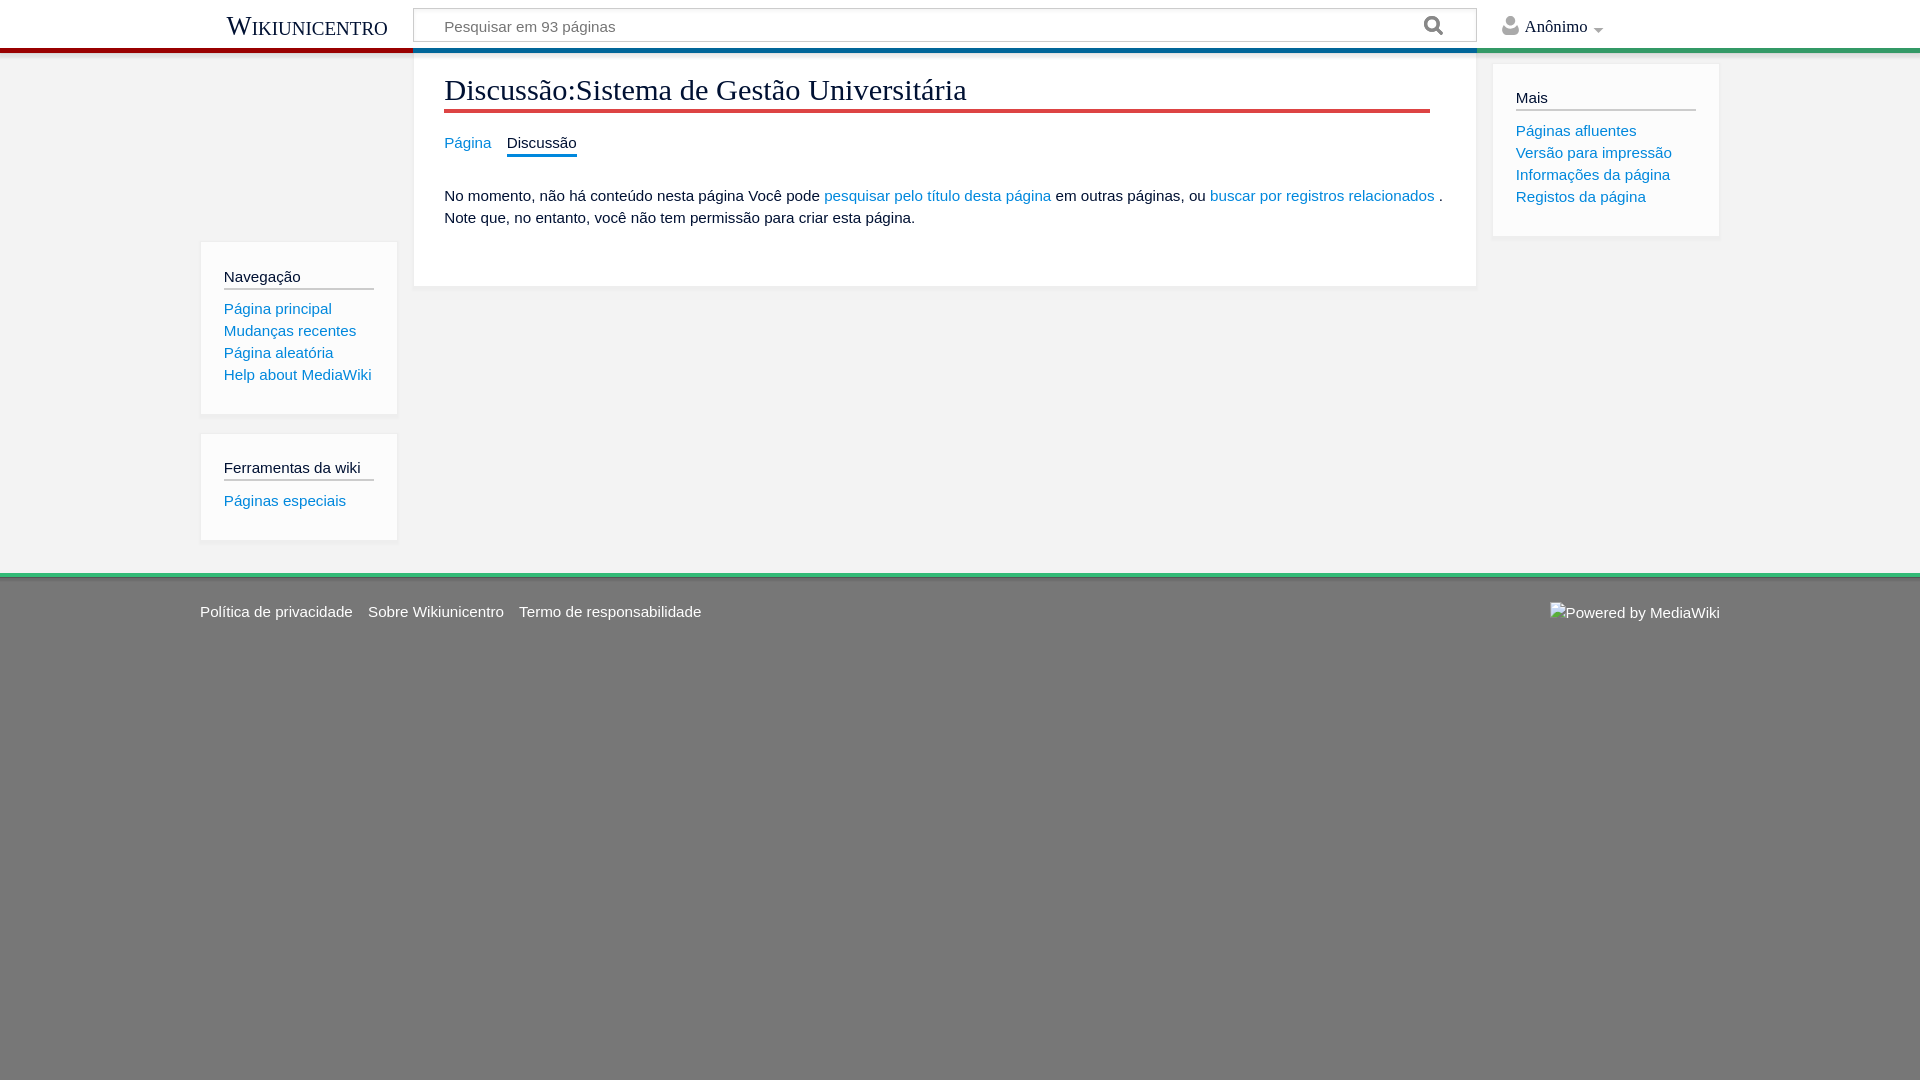 The height and width of the screenshot is (1080, 1920). What do you see at coordinates (1433, 27) in the screenshot?
I see `'Pesquisar'` at bounding box center [1433, 27].